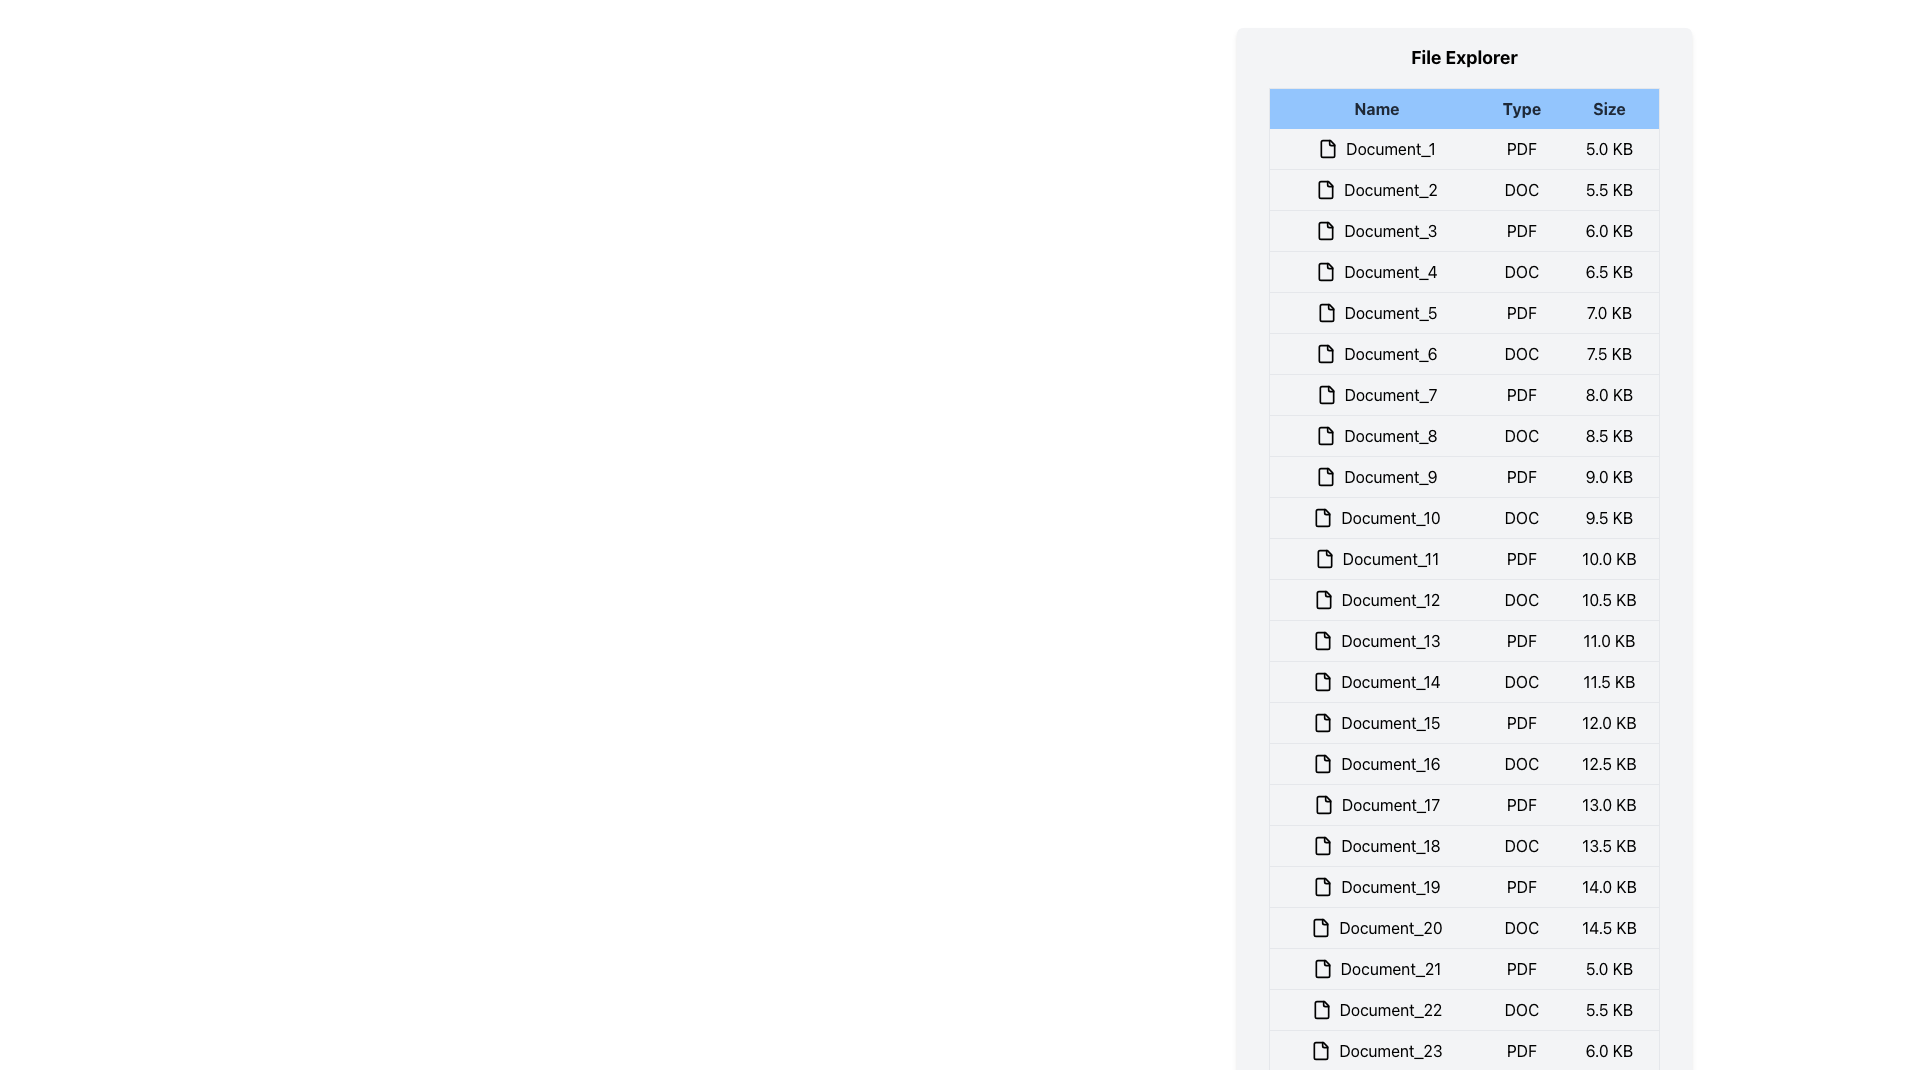 The image size is (1920, 1080). What do you see at coordinates (1609, 722) in the screenshot?
I see `the static text label displaying '12.0 KB' that is part of the row representing 'Document_15' in the table structure` at bounding box center [1609, 722].